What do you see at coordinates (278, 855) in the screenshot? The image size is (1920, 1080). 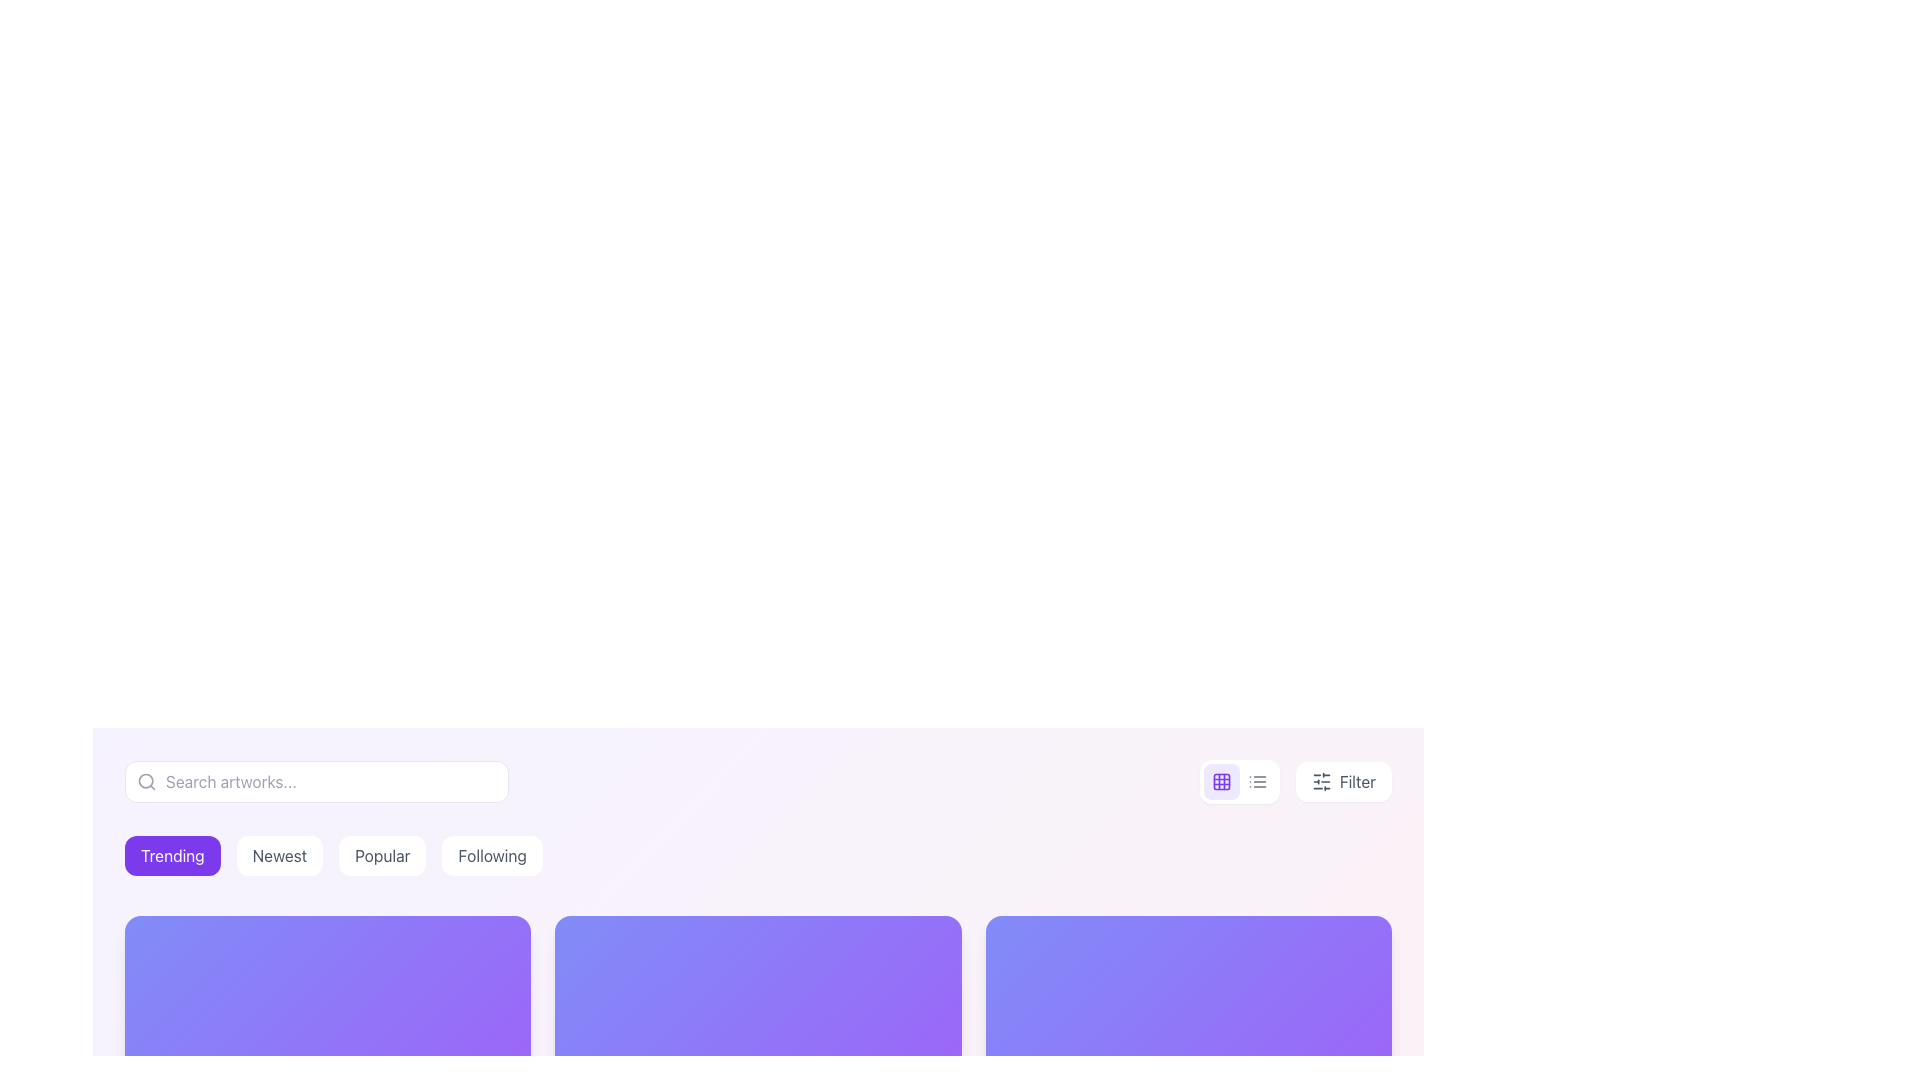 I see `the 'Newest' button with a white background and grey text` at bounding box center [278, 855].